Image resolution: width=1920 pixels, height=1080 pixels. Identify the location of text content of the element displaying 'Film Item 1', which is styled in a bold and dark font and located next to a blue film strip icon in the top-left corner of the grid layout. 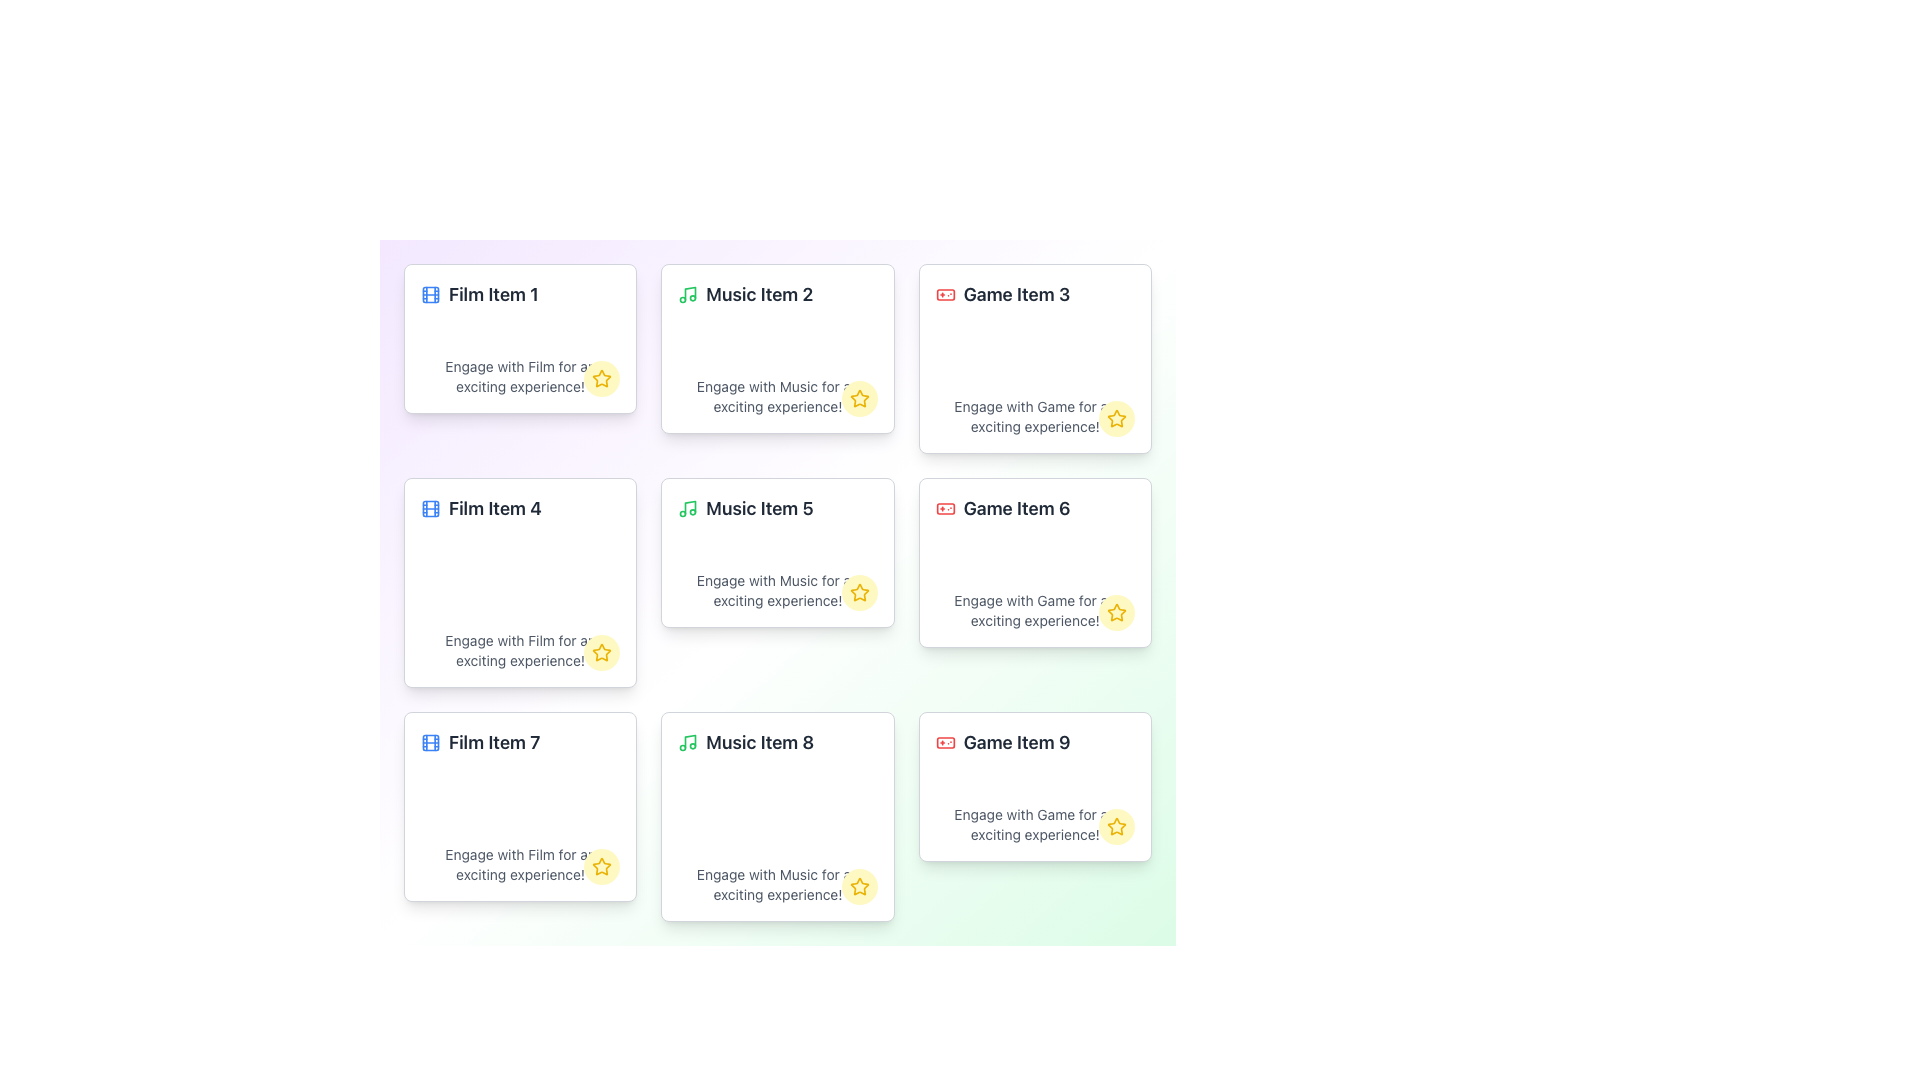
(493, 294).